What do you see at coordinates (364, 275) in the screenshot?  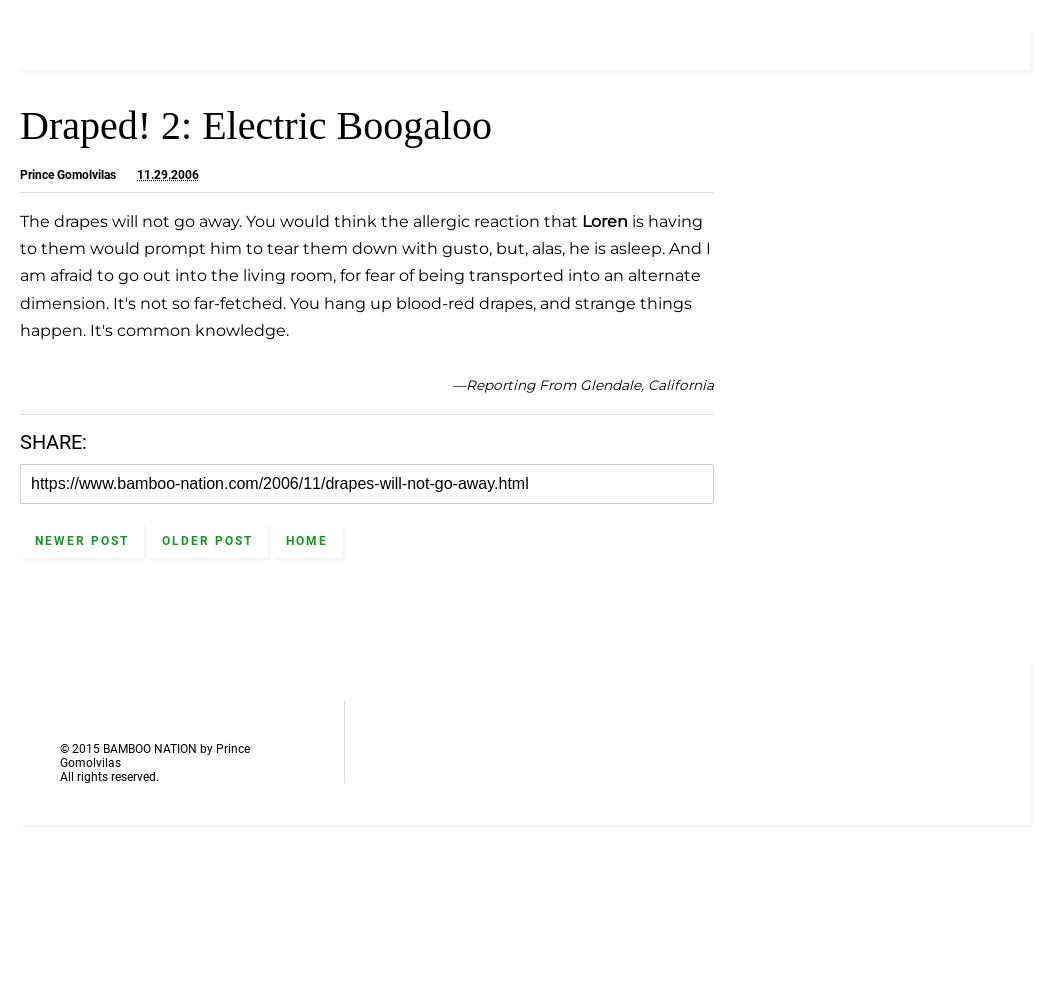 I see `'is having to them would prompt him to tear them down with gusto, but, alas, he is asleep. And I am afraid to go out into the living room, for fear of being transported into an alternate dimension. It's not so far-fetched. You hang up blood-red drapes, and strange things happen. It's common knowledge.'` at bounding box center [364, 275].